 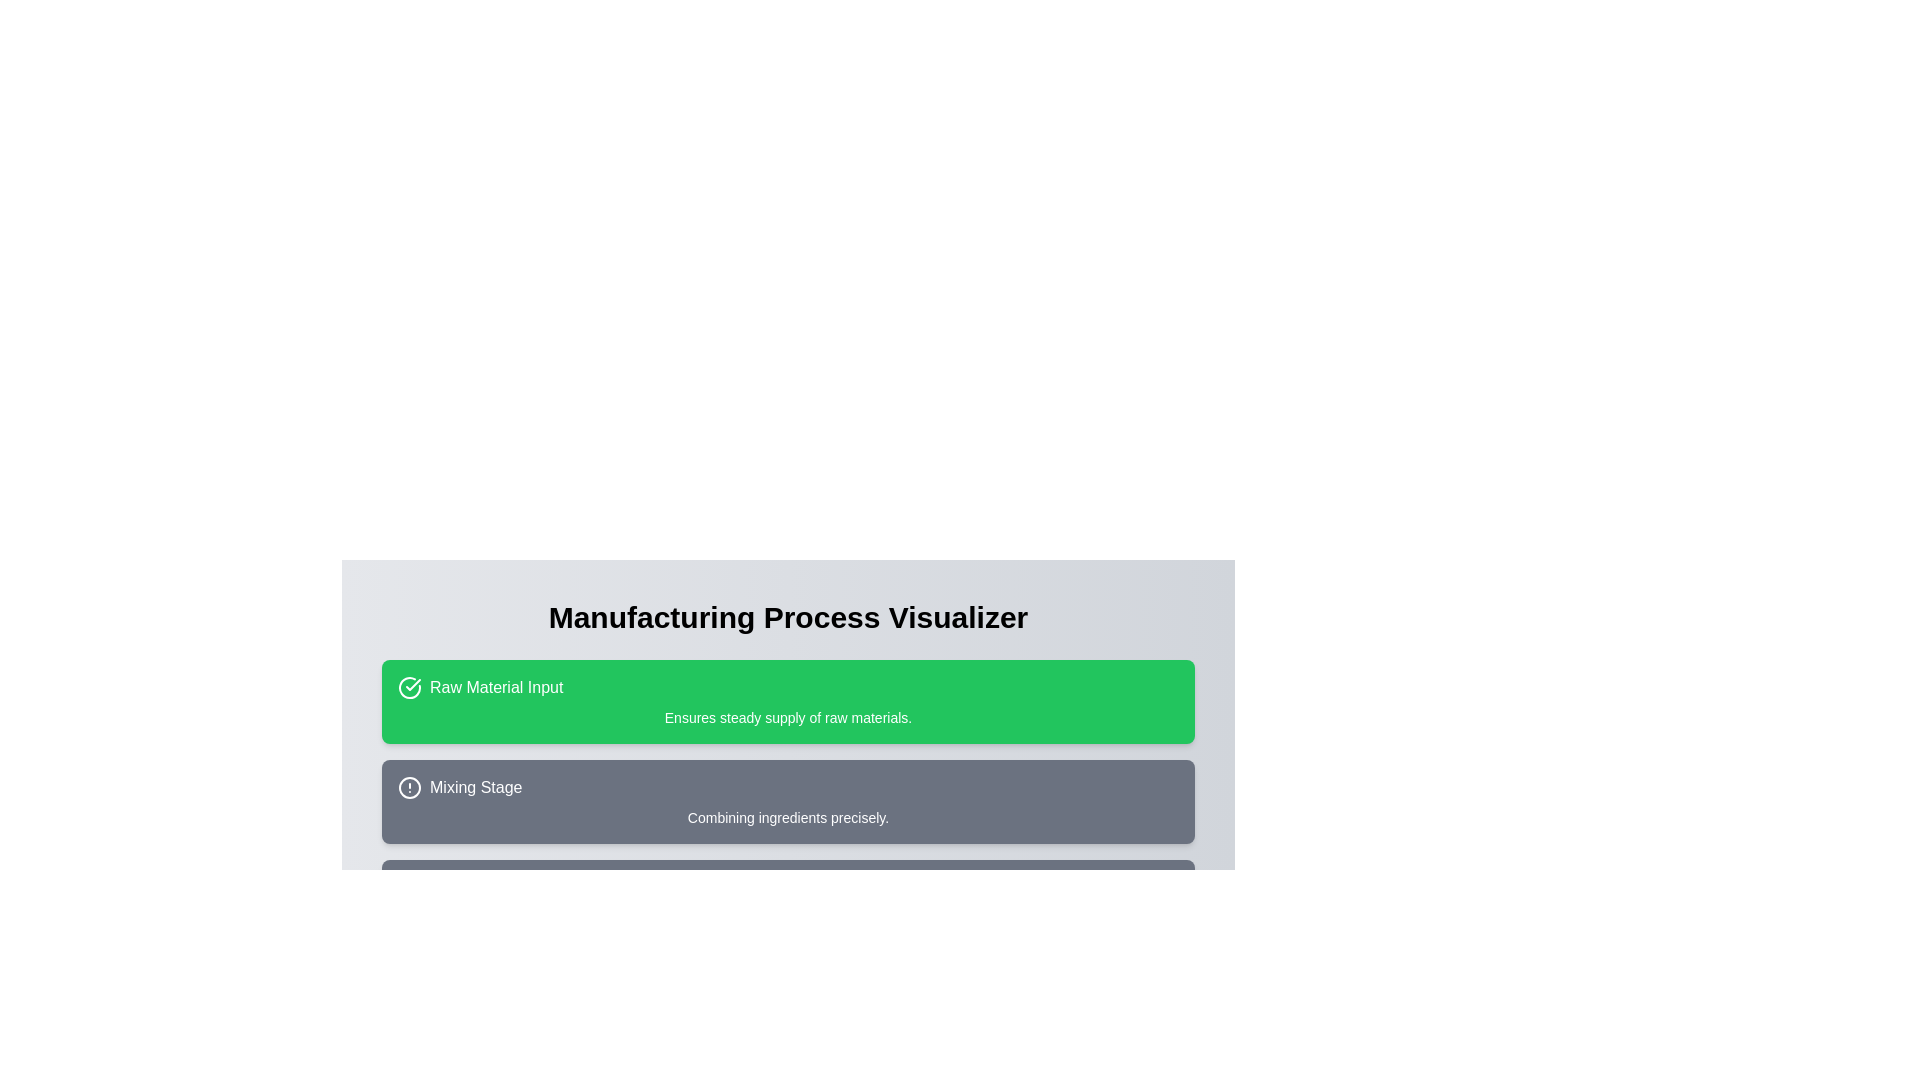 I want to click on the text element displaying 'Ensures steady supply of raw materials.' which is located below the 'Raw Material Input' heading in a green background, so click(x=787, y=716).